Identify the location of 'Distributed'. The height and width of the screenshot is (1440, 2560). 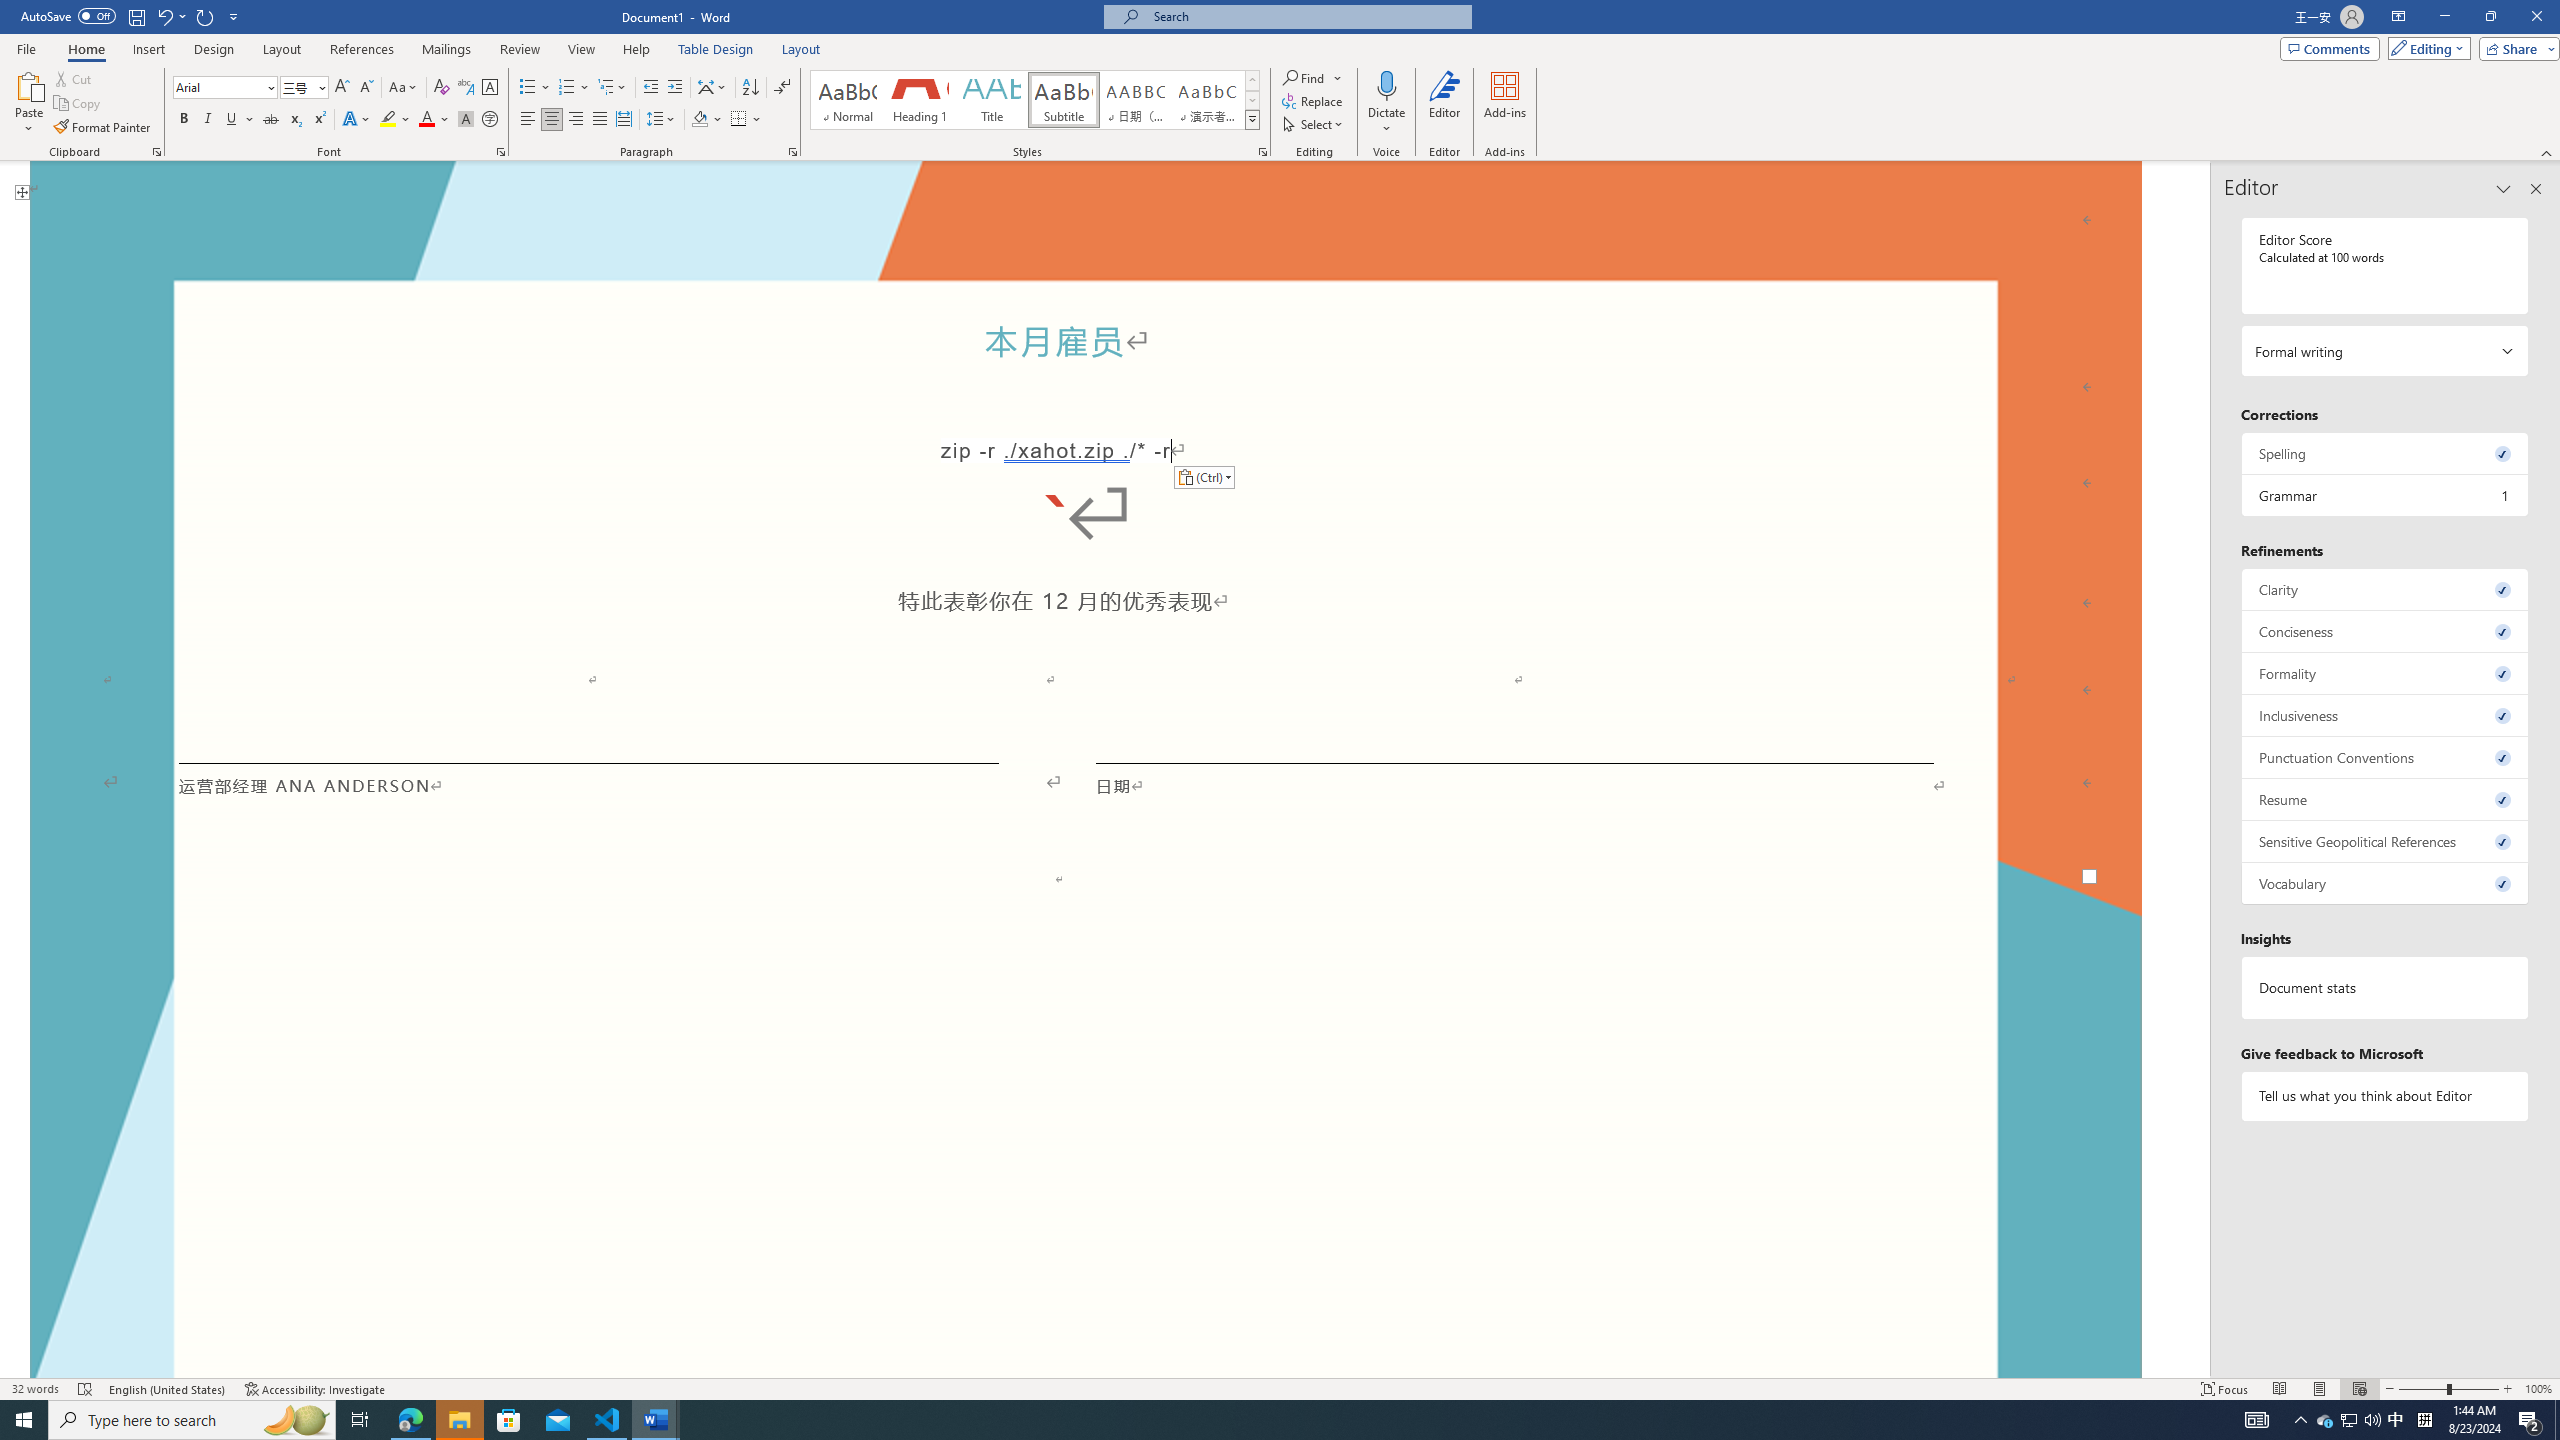
(623, 118).